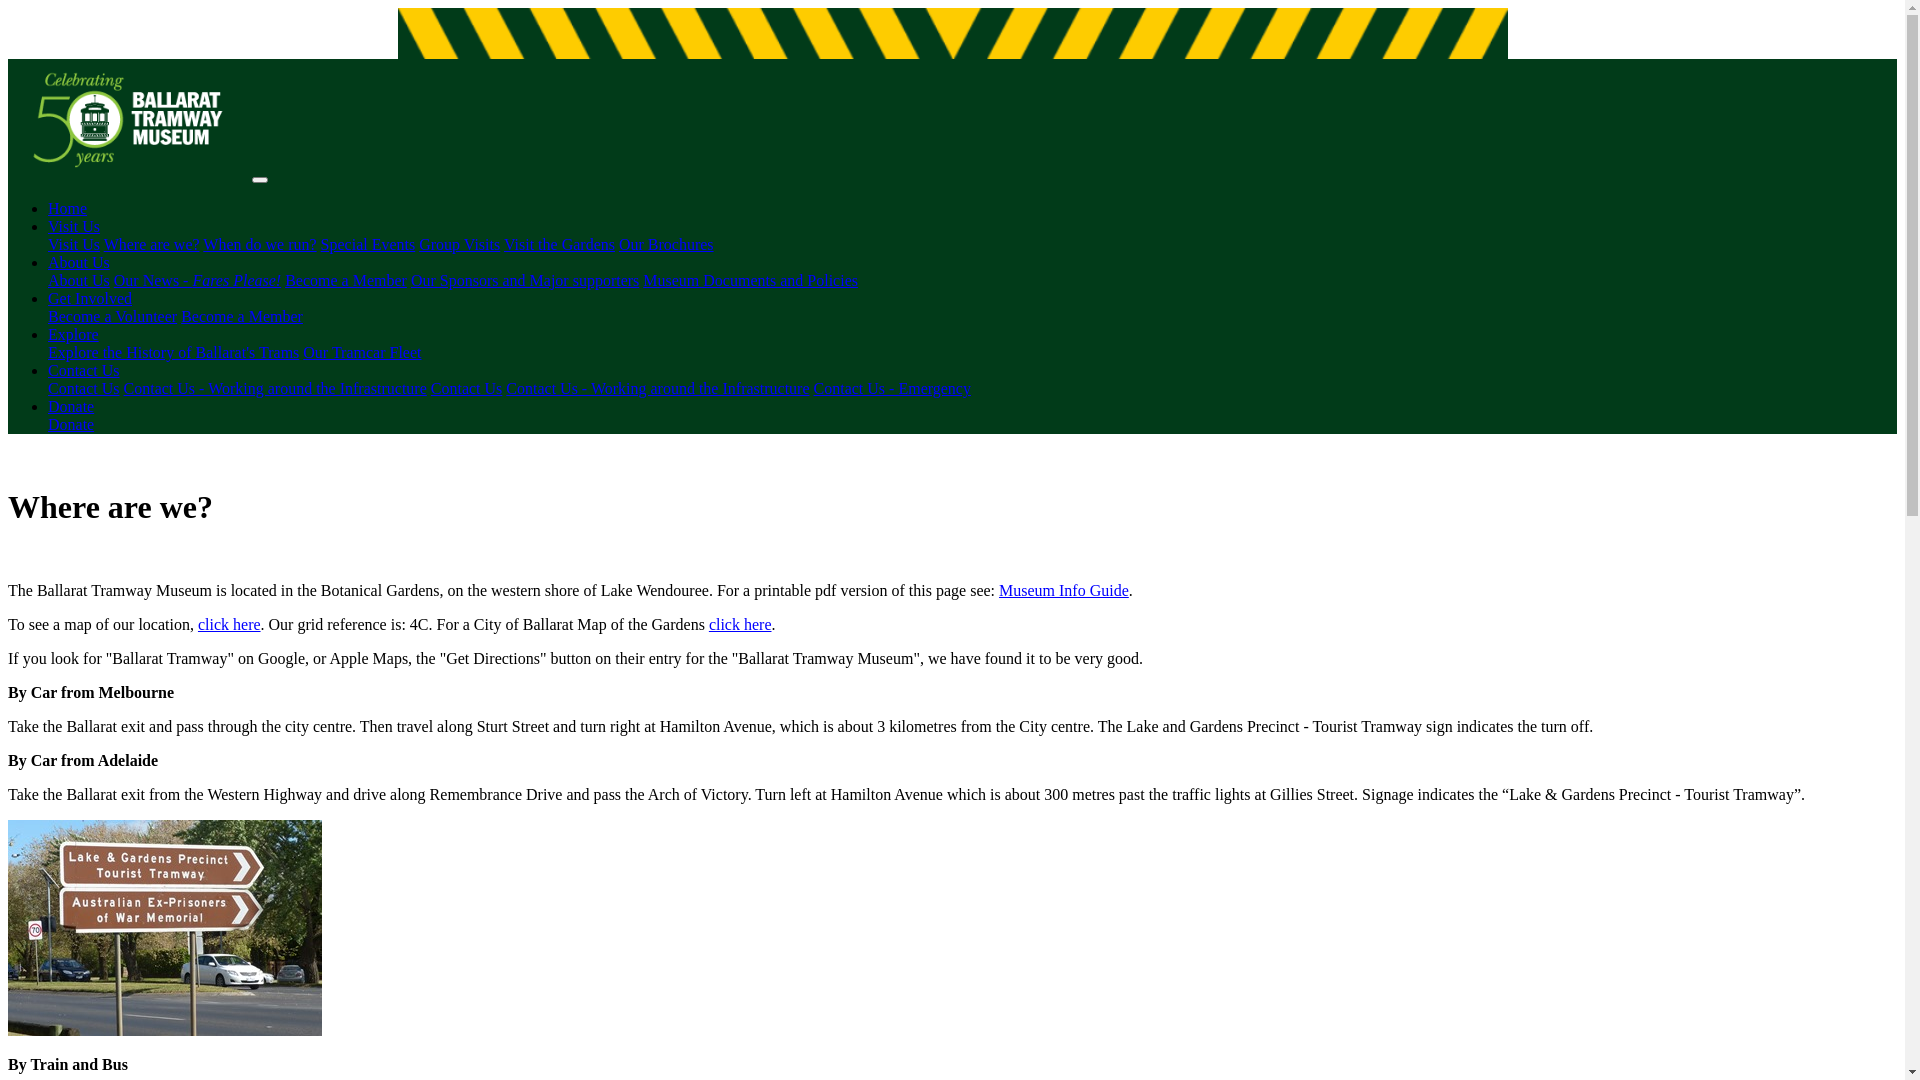 The image size is (1920, 1080). What do you see at coordinates (164, 928) in the screenshot?
I see `'the sign to the Gardens area located on Sturt St West'` at bounding box center [164, 928].